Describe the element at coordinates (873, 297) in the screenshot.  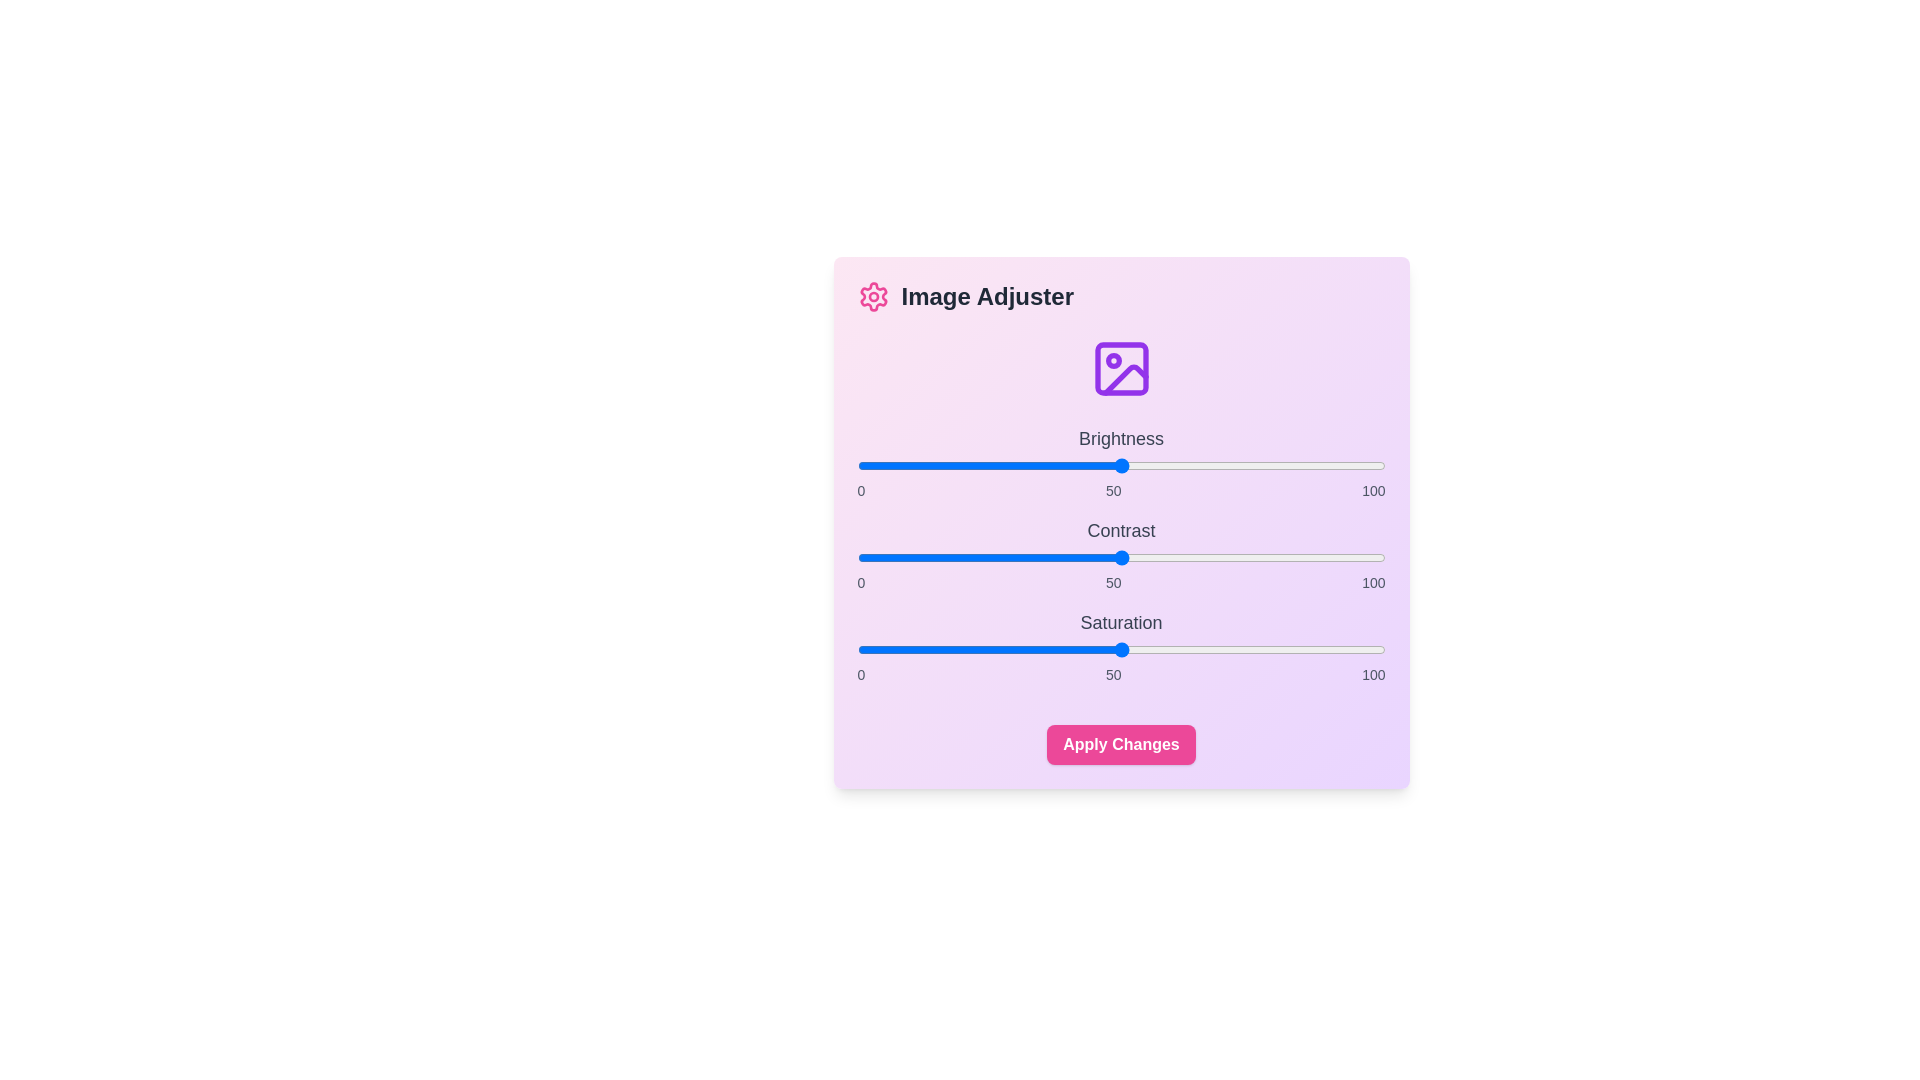
I see `the settings icon located at the top left corner of the component` at that location.